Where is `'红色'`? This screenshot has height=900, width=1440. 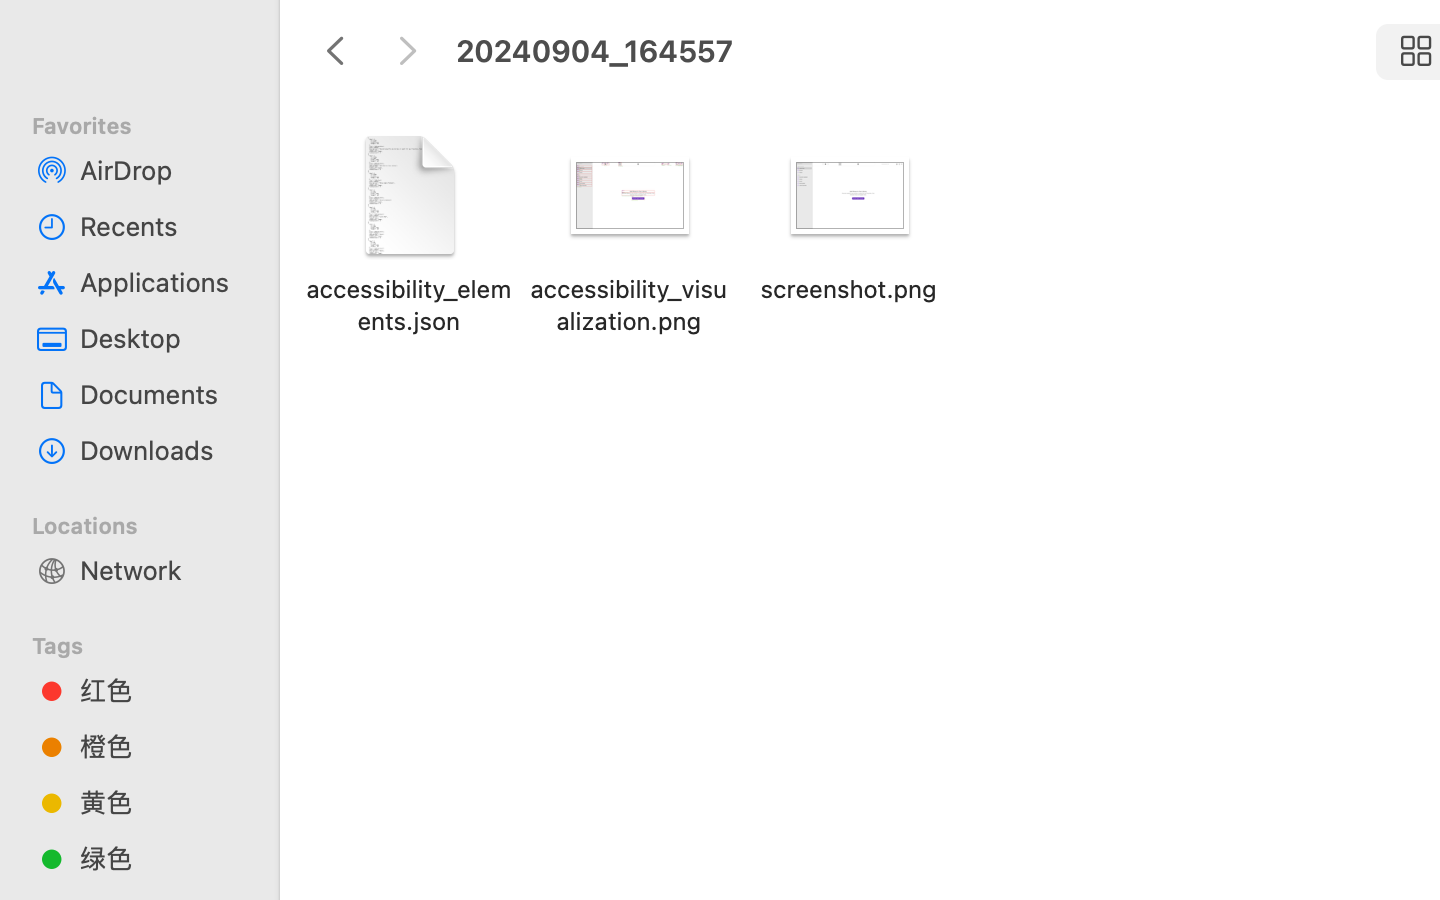 '红色' is located at coordinates (159, 689).